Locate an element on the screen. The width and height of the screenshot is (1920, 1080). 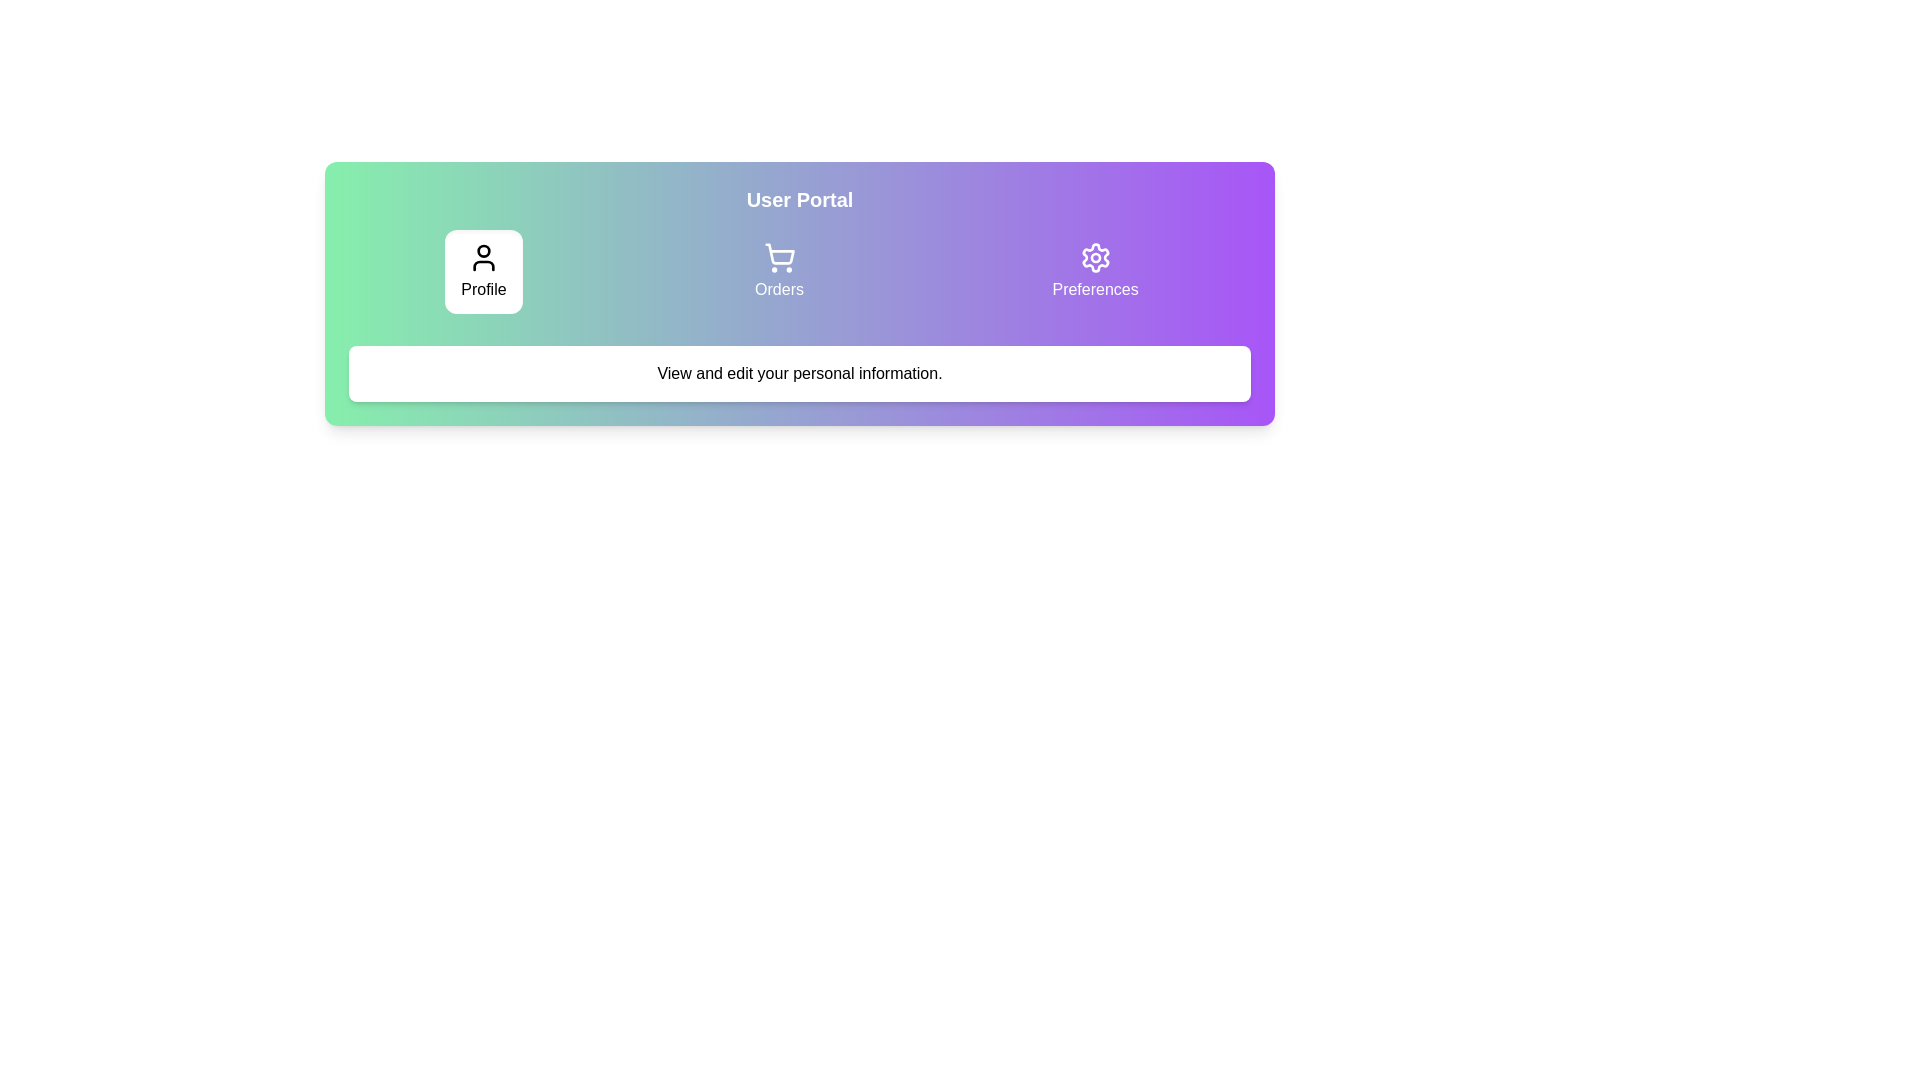
the tab labeled Profile to view its content is located at coordinates (483, 272).